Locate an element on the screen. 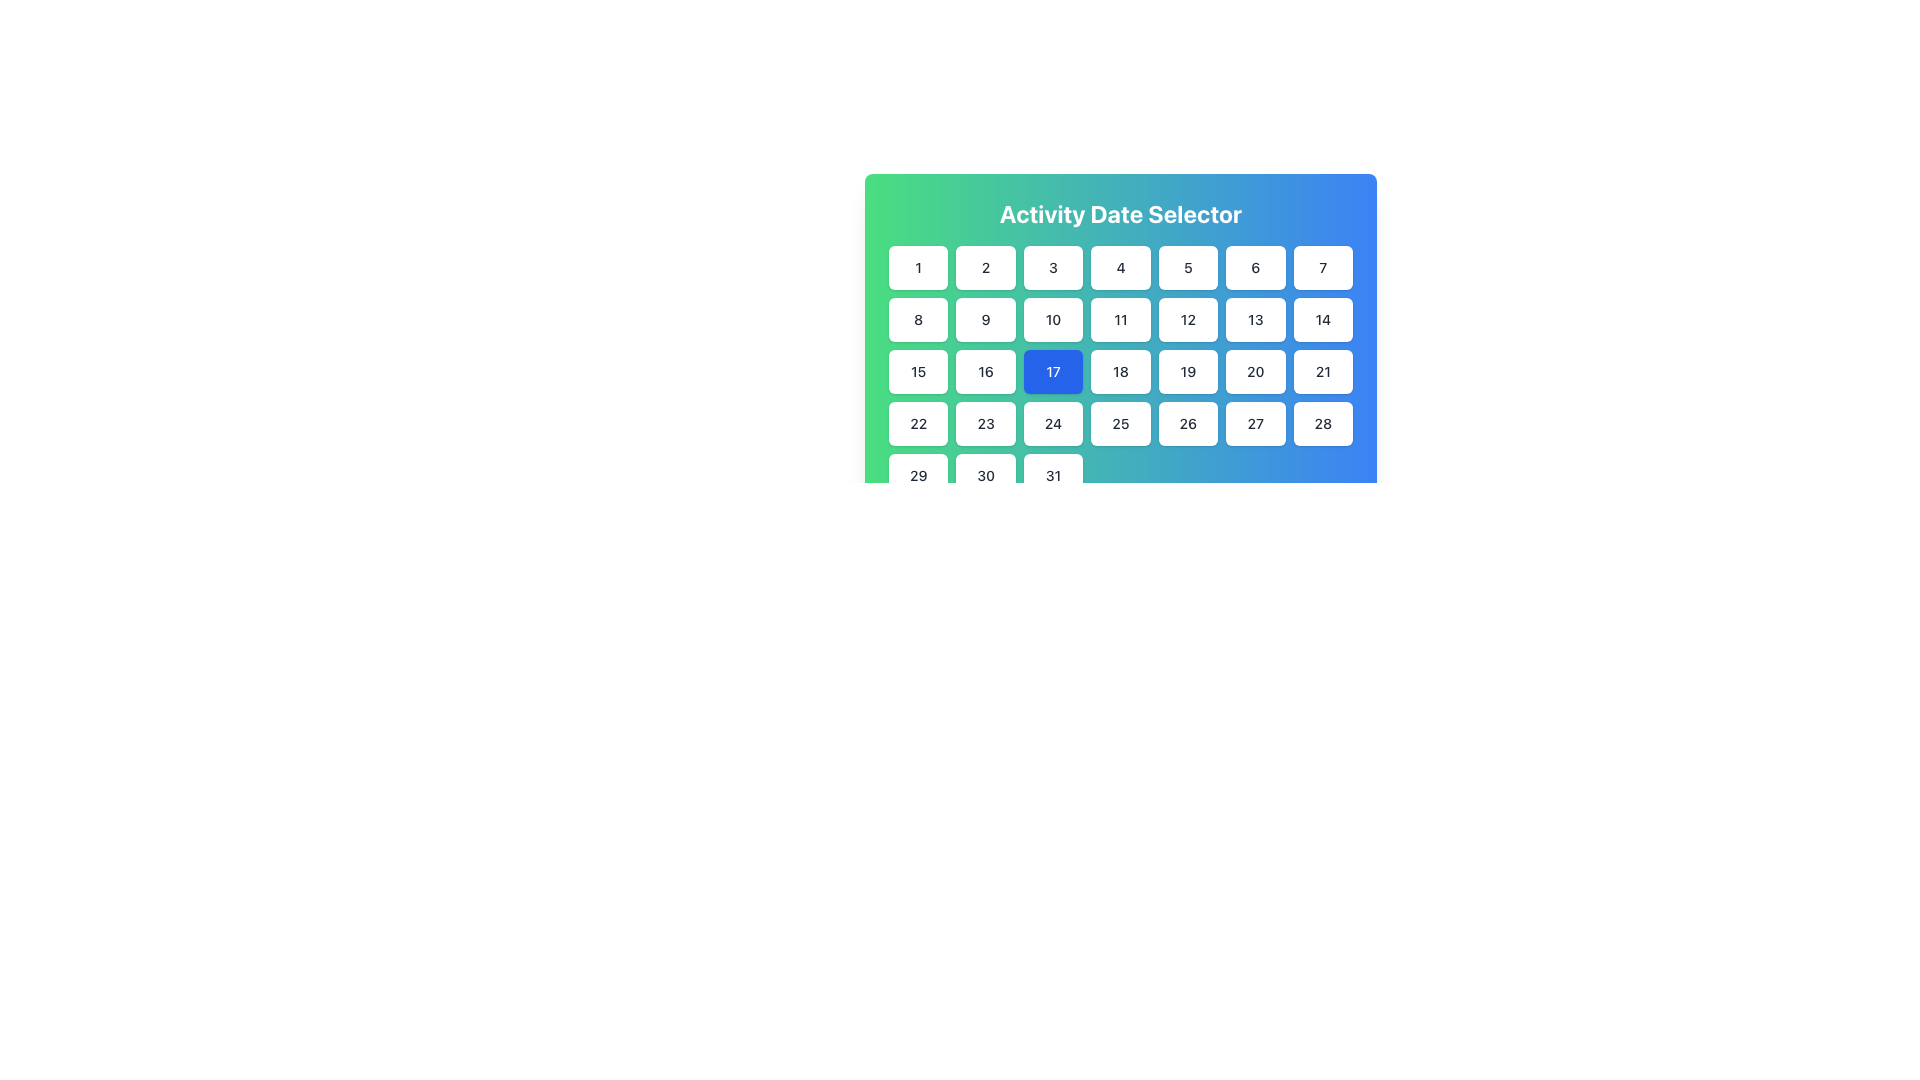 This screenshot has width=1920, height=1080. the 20th day button in the calendar grid under 'Activity Date Selector' is located at coordinates (1254, 371).